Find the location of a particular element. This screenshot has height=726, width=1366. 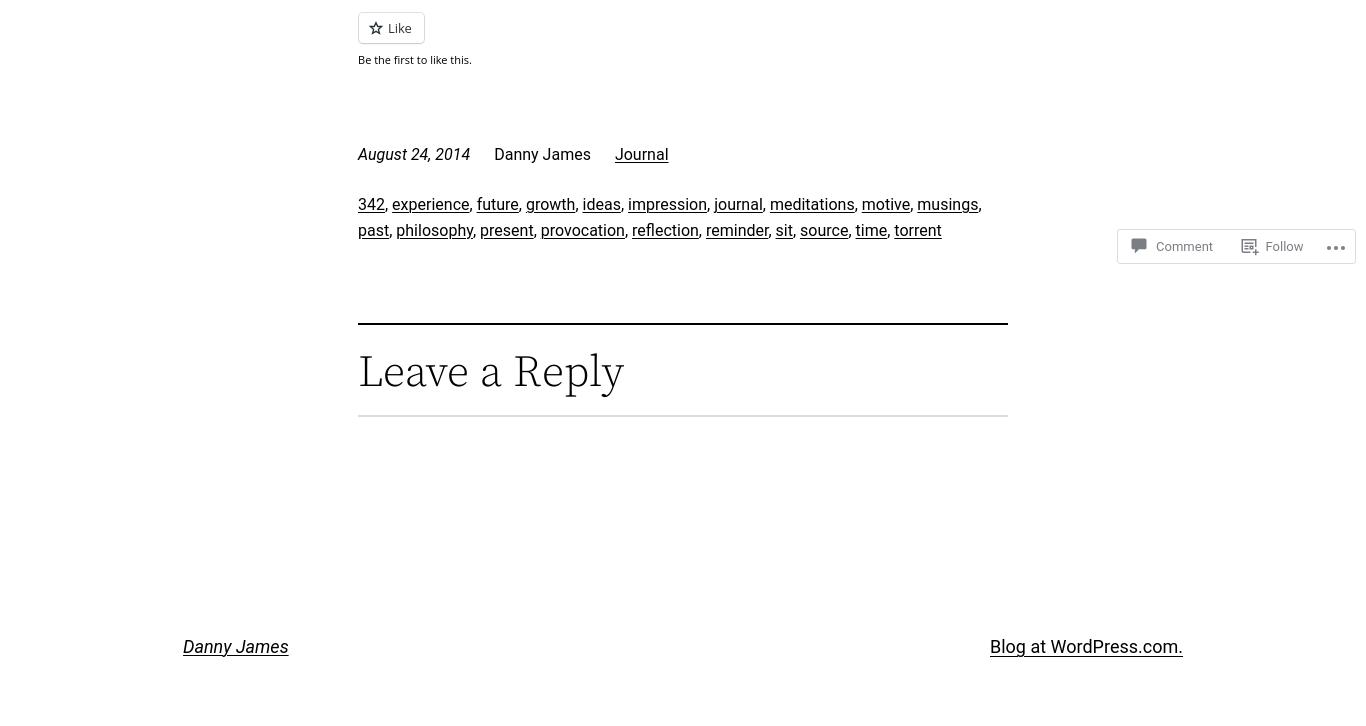

'growth' is located at coordinates (549, 203).